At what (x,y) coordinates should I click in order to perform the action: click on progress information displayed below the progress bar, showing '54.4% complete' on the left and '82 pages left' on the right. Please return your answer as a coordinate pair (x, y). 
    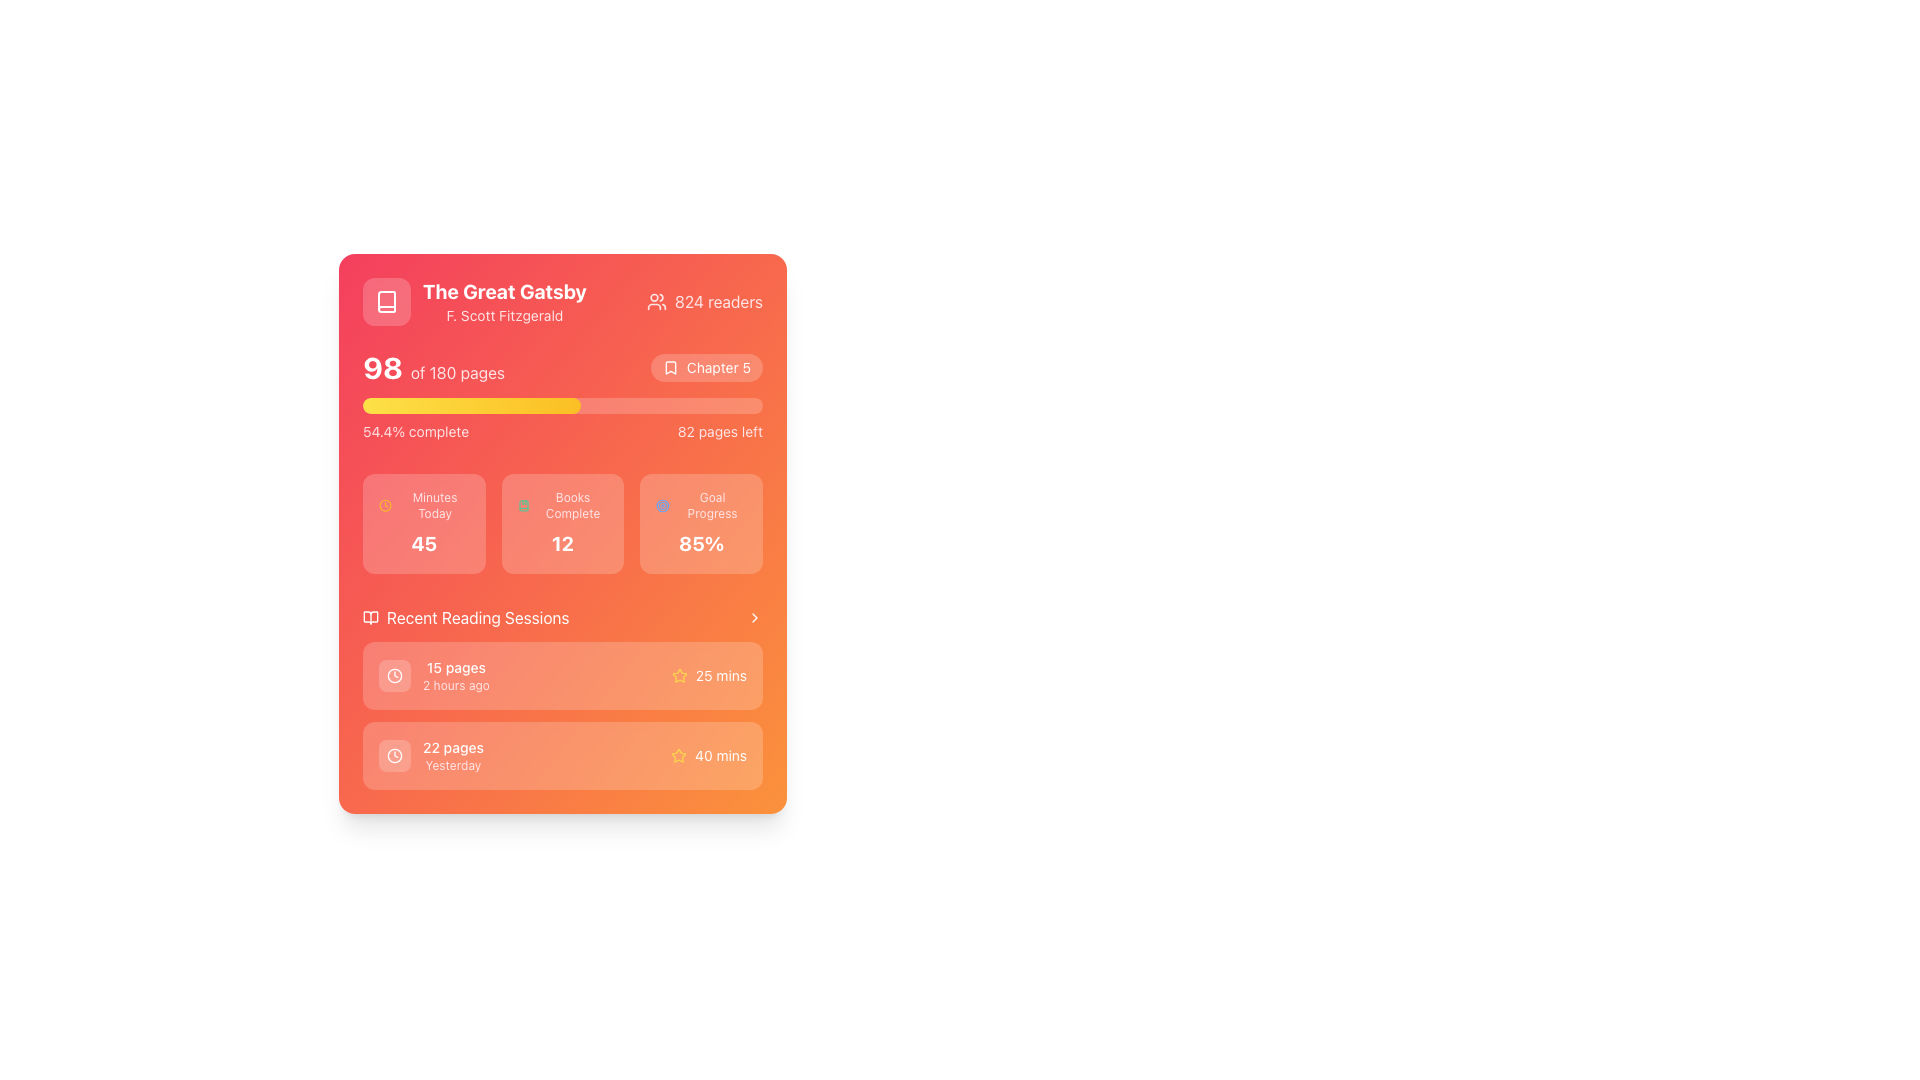
    Looking at the image, I should click on (561, 431).